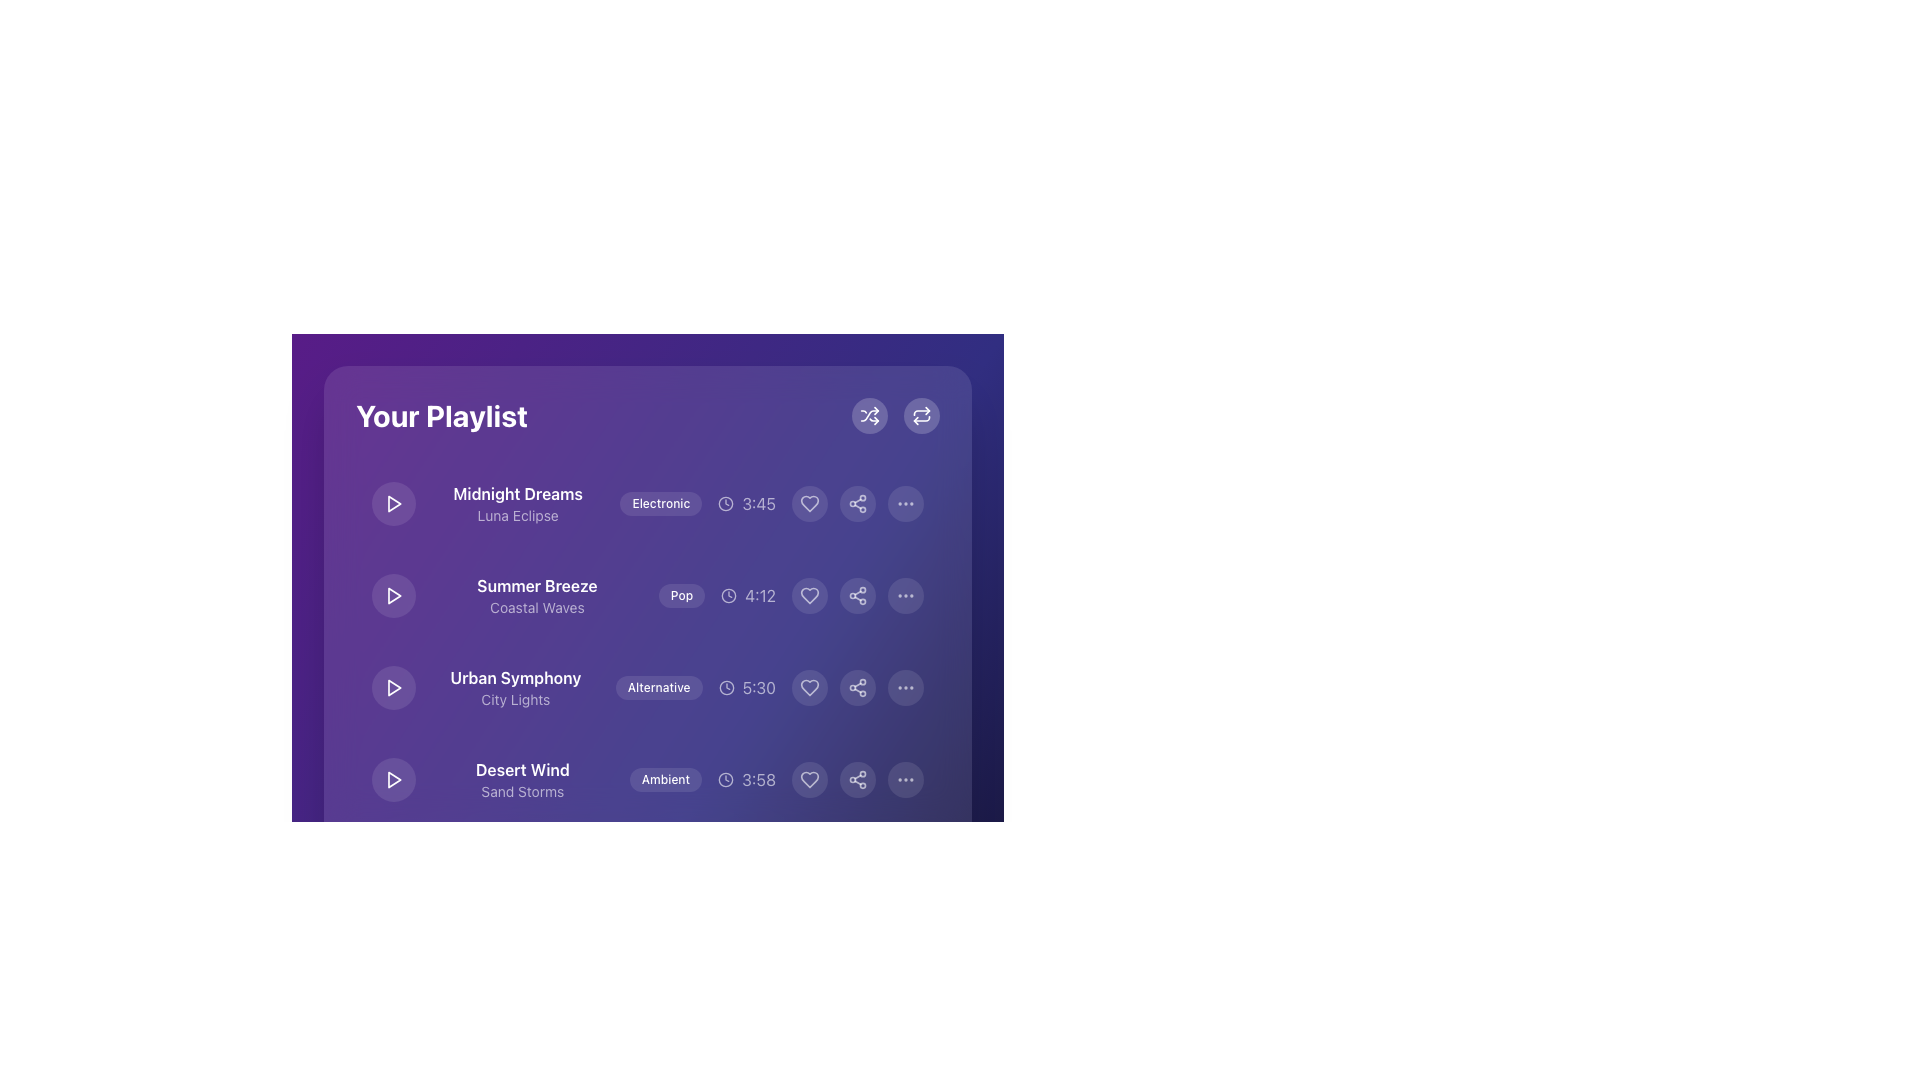 This screenshot has height=1080, width=1920. I want to click on the text label that provides supplementary descriptive information for the 'Midnight Dreams' playlist entry, which is centrally aligned below it, so click(518, 515).